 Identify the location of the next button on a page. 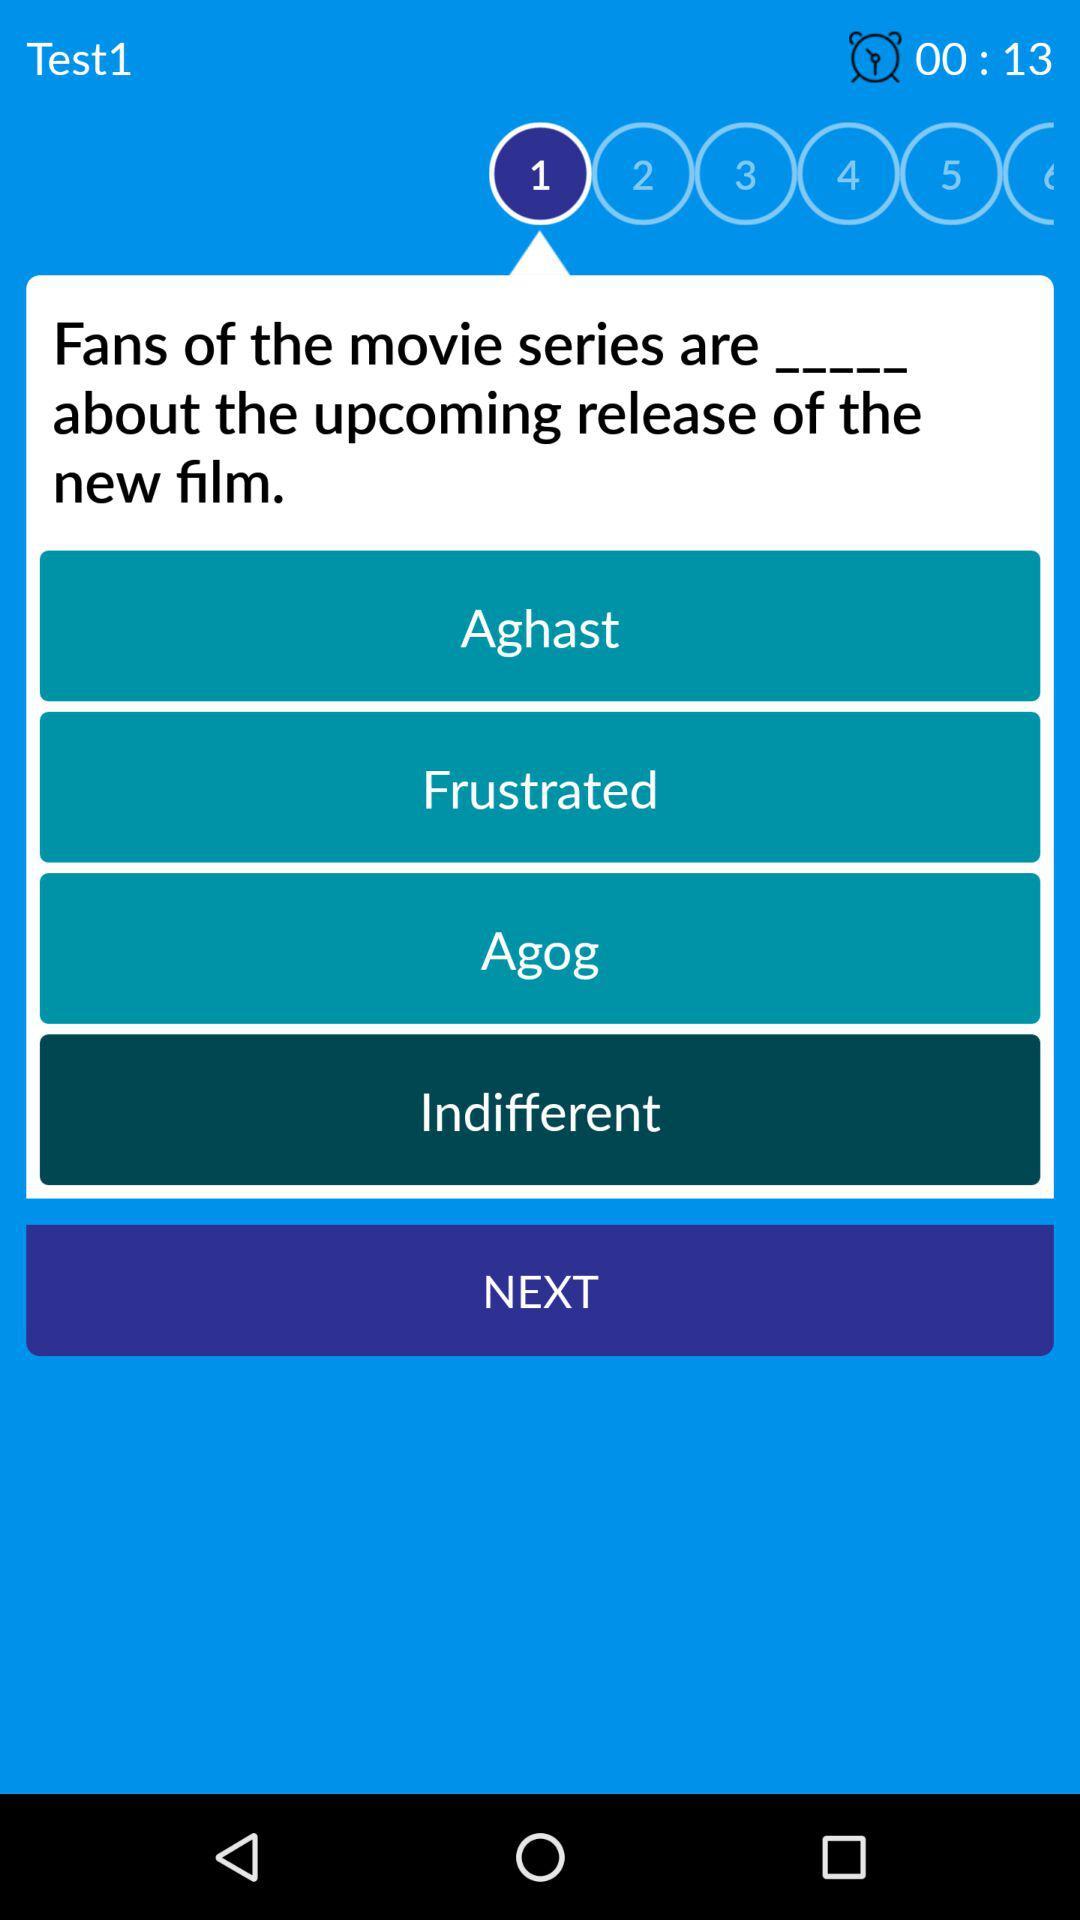
(540, 1290).